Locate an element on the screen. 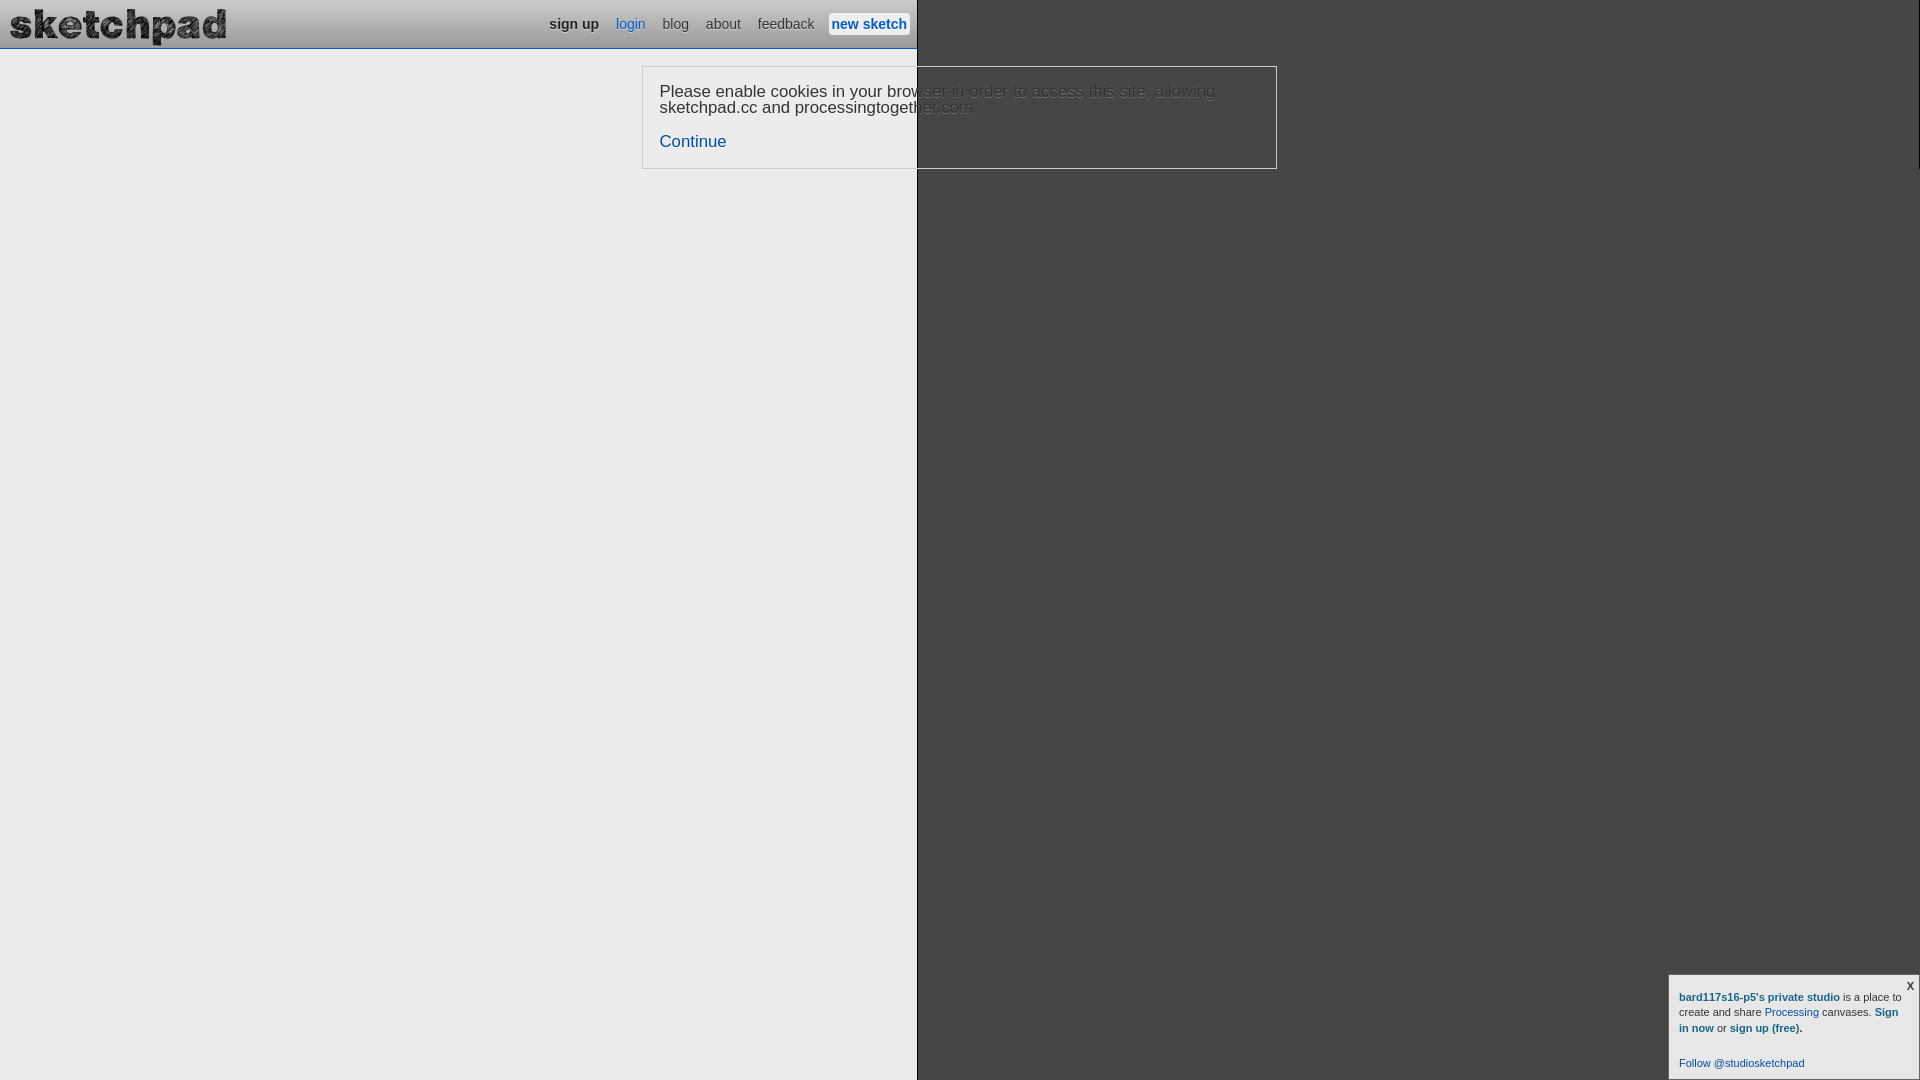 The image size is (1920, 1080). 'Follow @studiosketchpad' is located at coordinates (1679, 1062).